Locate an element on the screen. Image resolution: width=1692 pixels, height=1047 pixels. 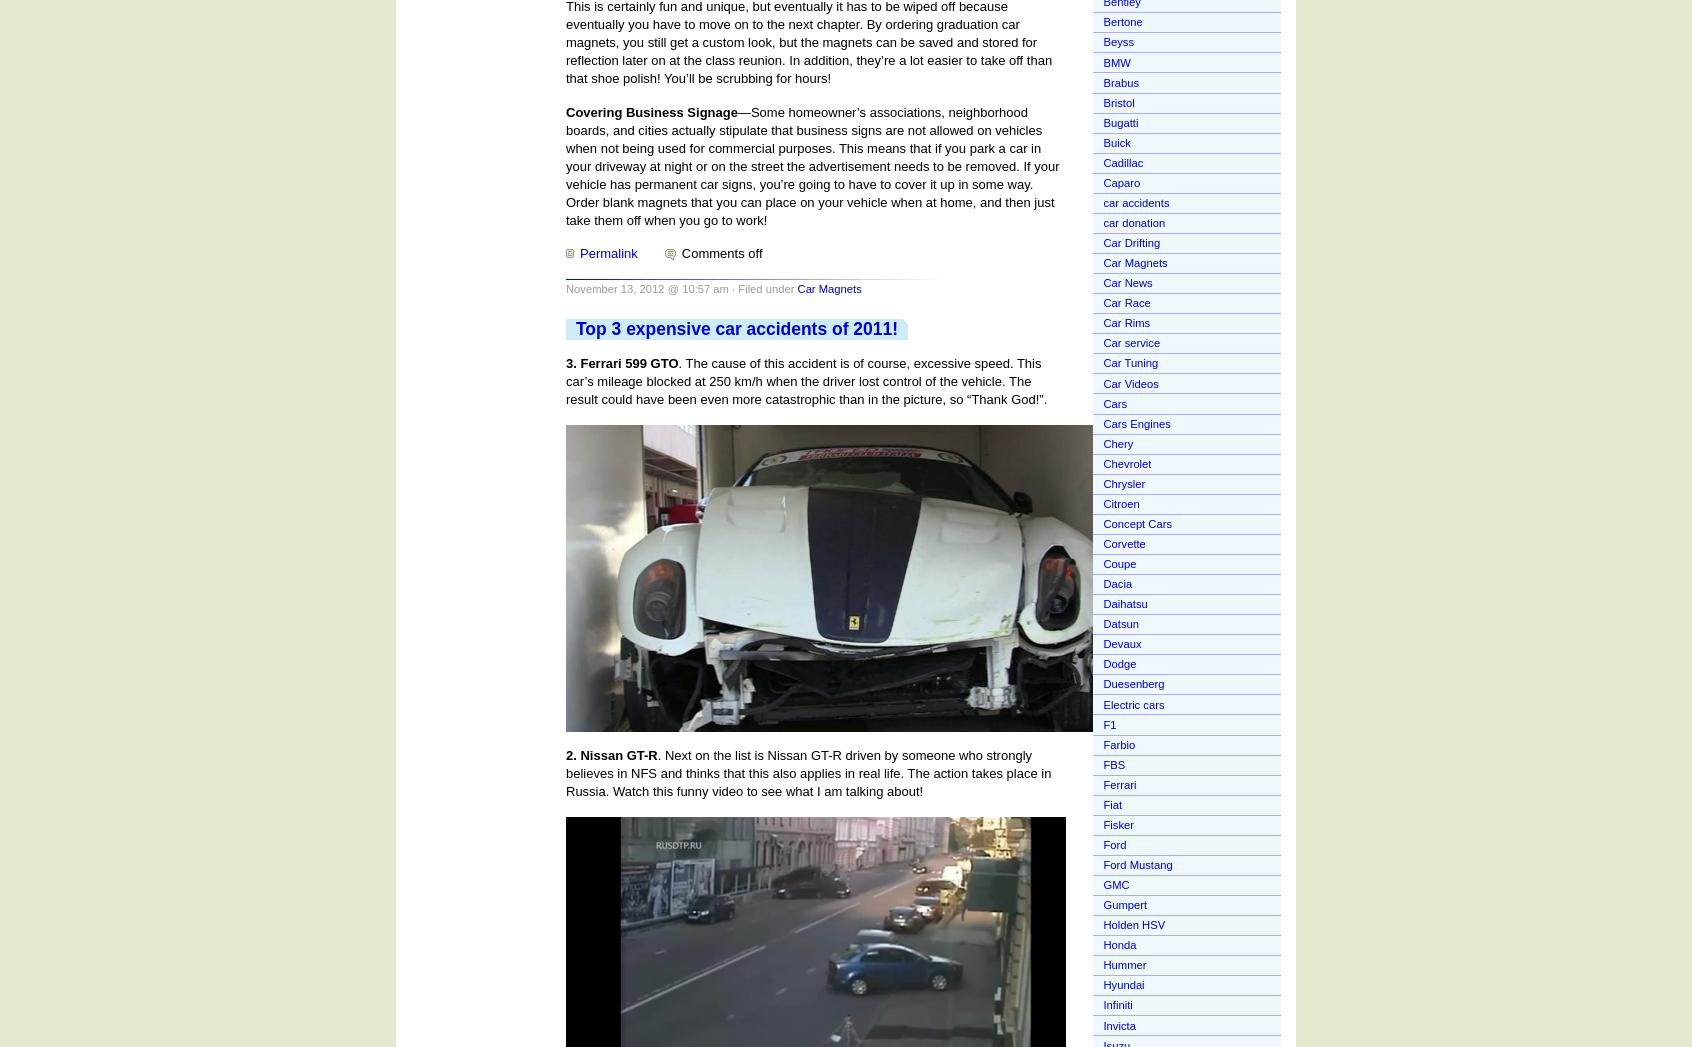
'BMW' is located at coordinates (1116, 61).